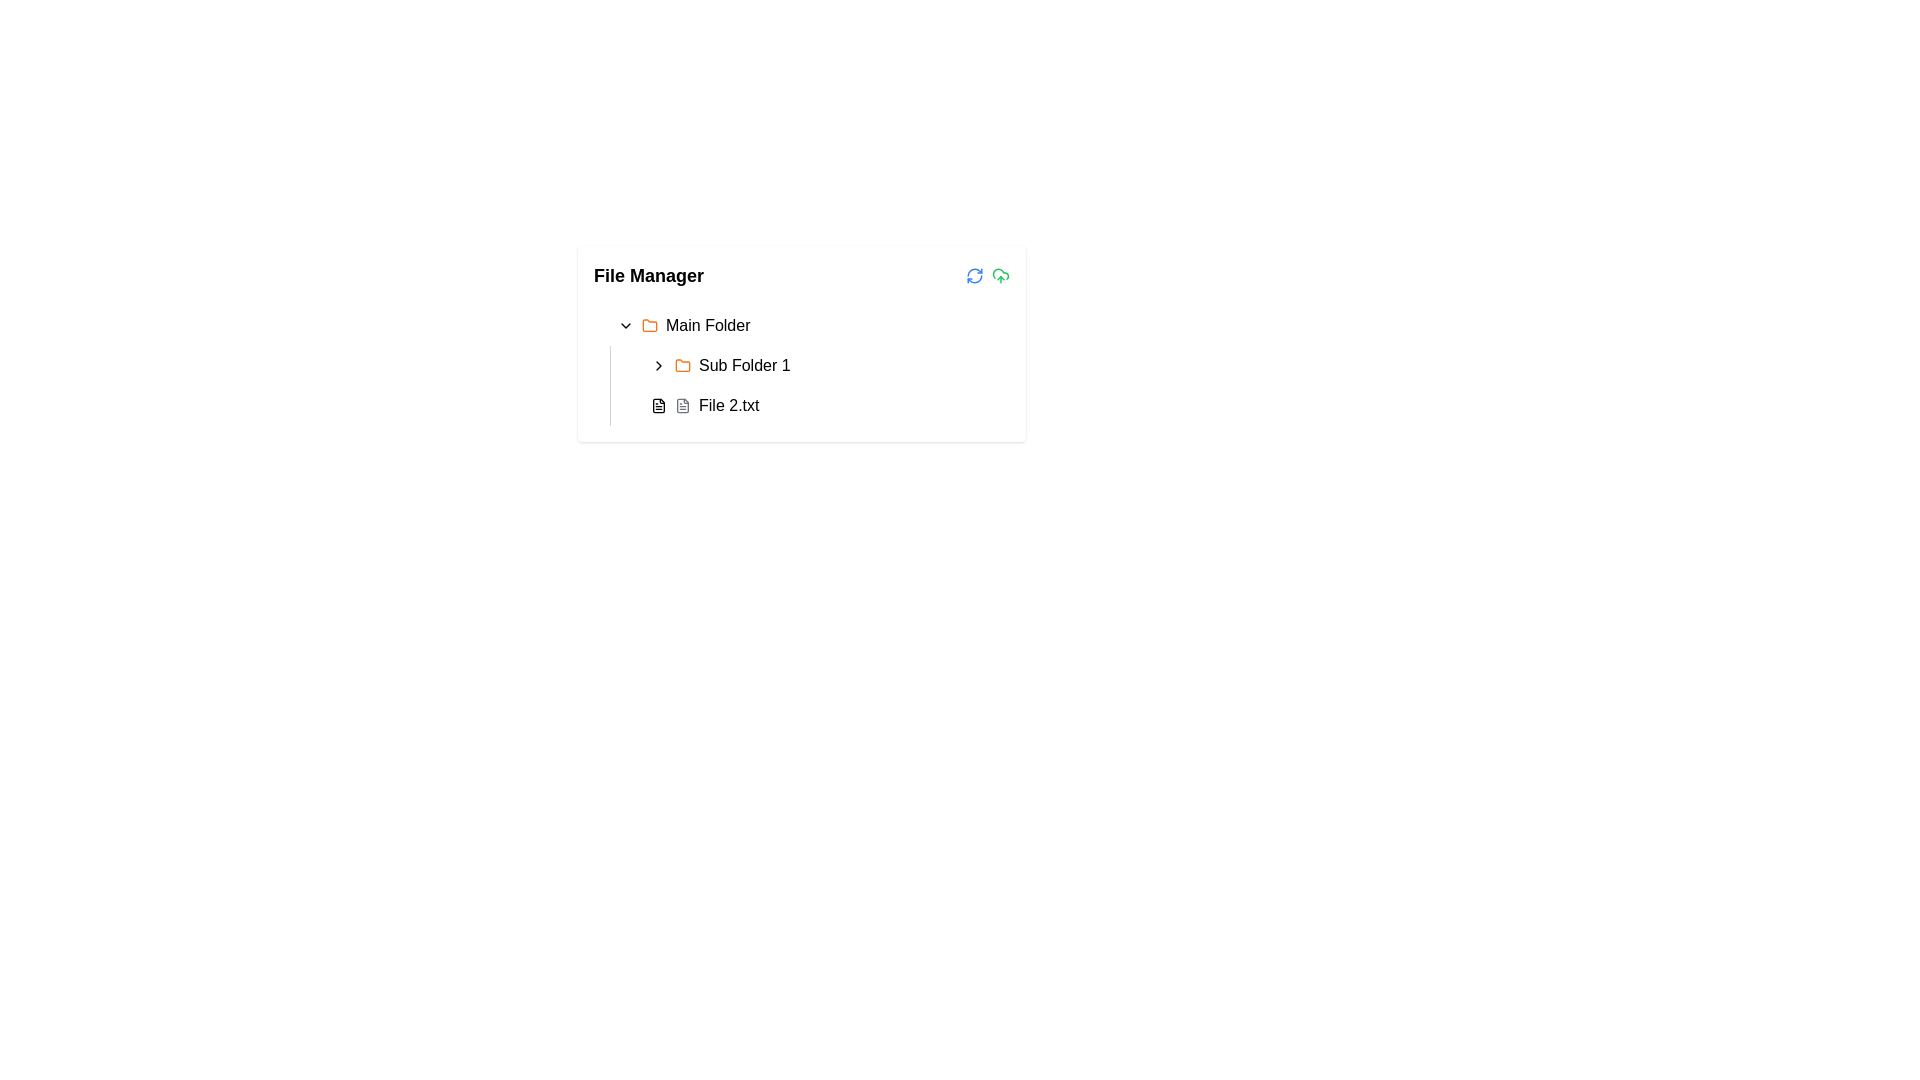 This screenshot has height=1080, width=1920. What do you see at coordinates (649, 325) in the screenshot?
I see `the orange-colored folder icon located next` at bounding box center [649, 325].